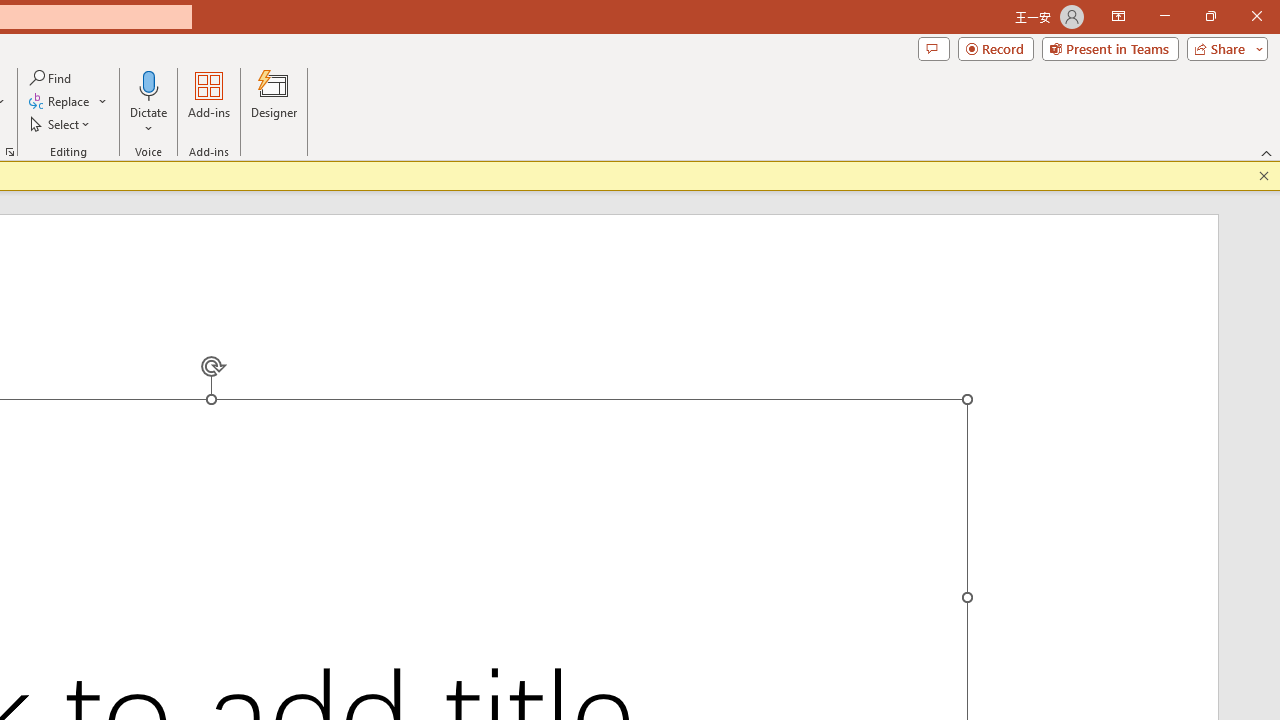 Image resolution: width=1280 pixels, height=720 pixels. What do you see at coordinates (1263, 175) in the screenshot?
I see `'Close this message'` at bounding box center [1263, 175].